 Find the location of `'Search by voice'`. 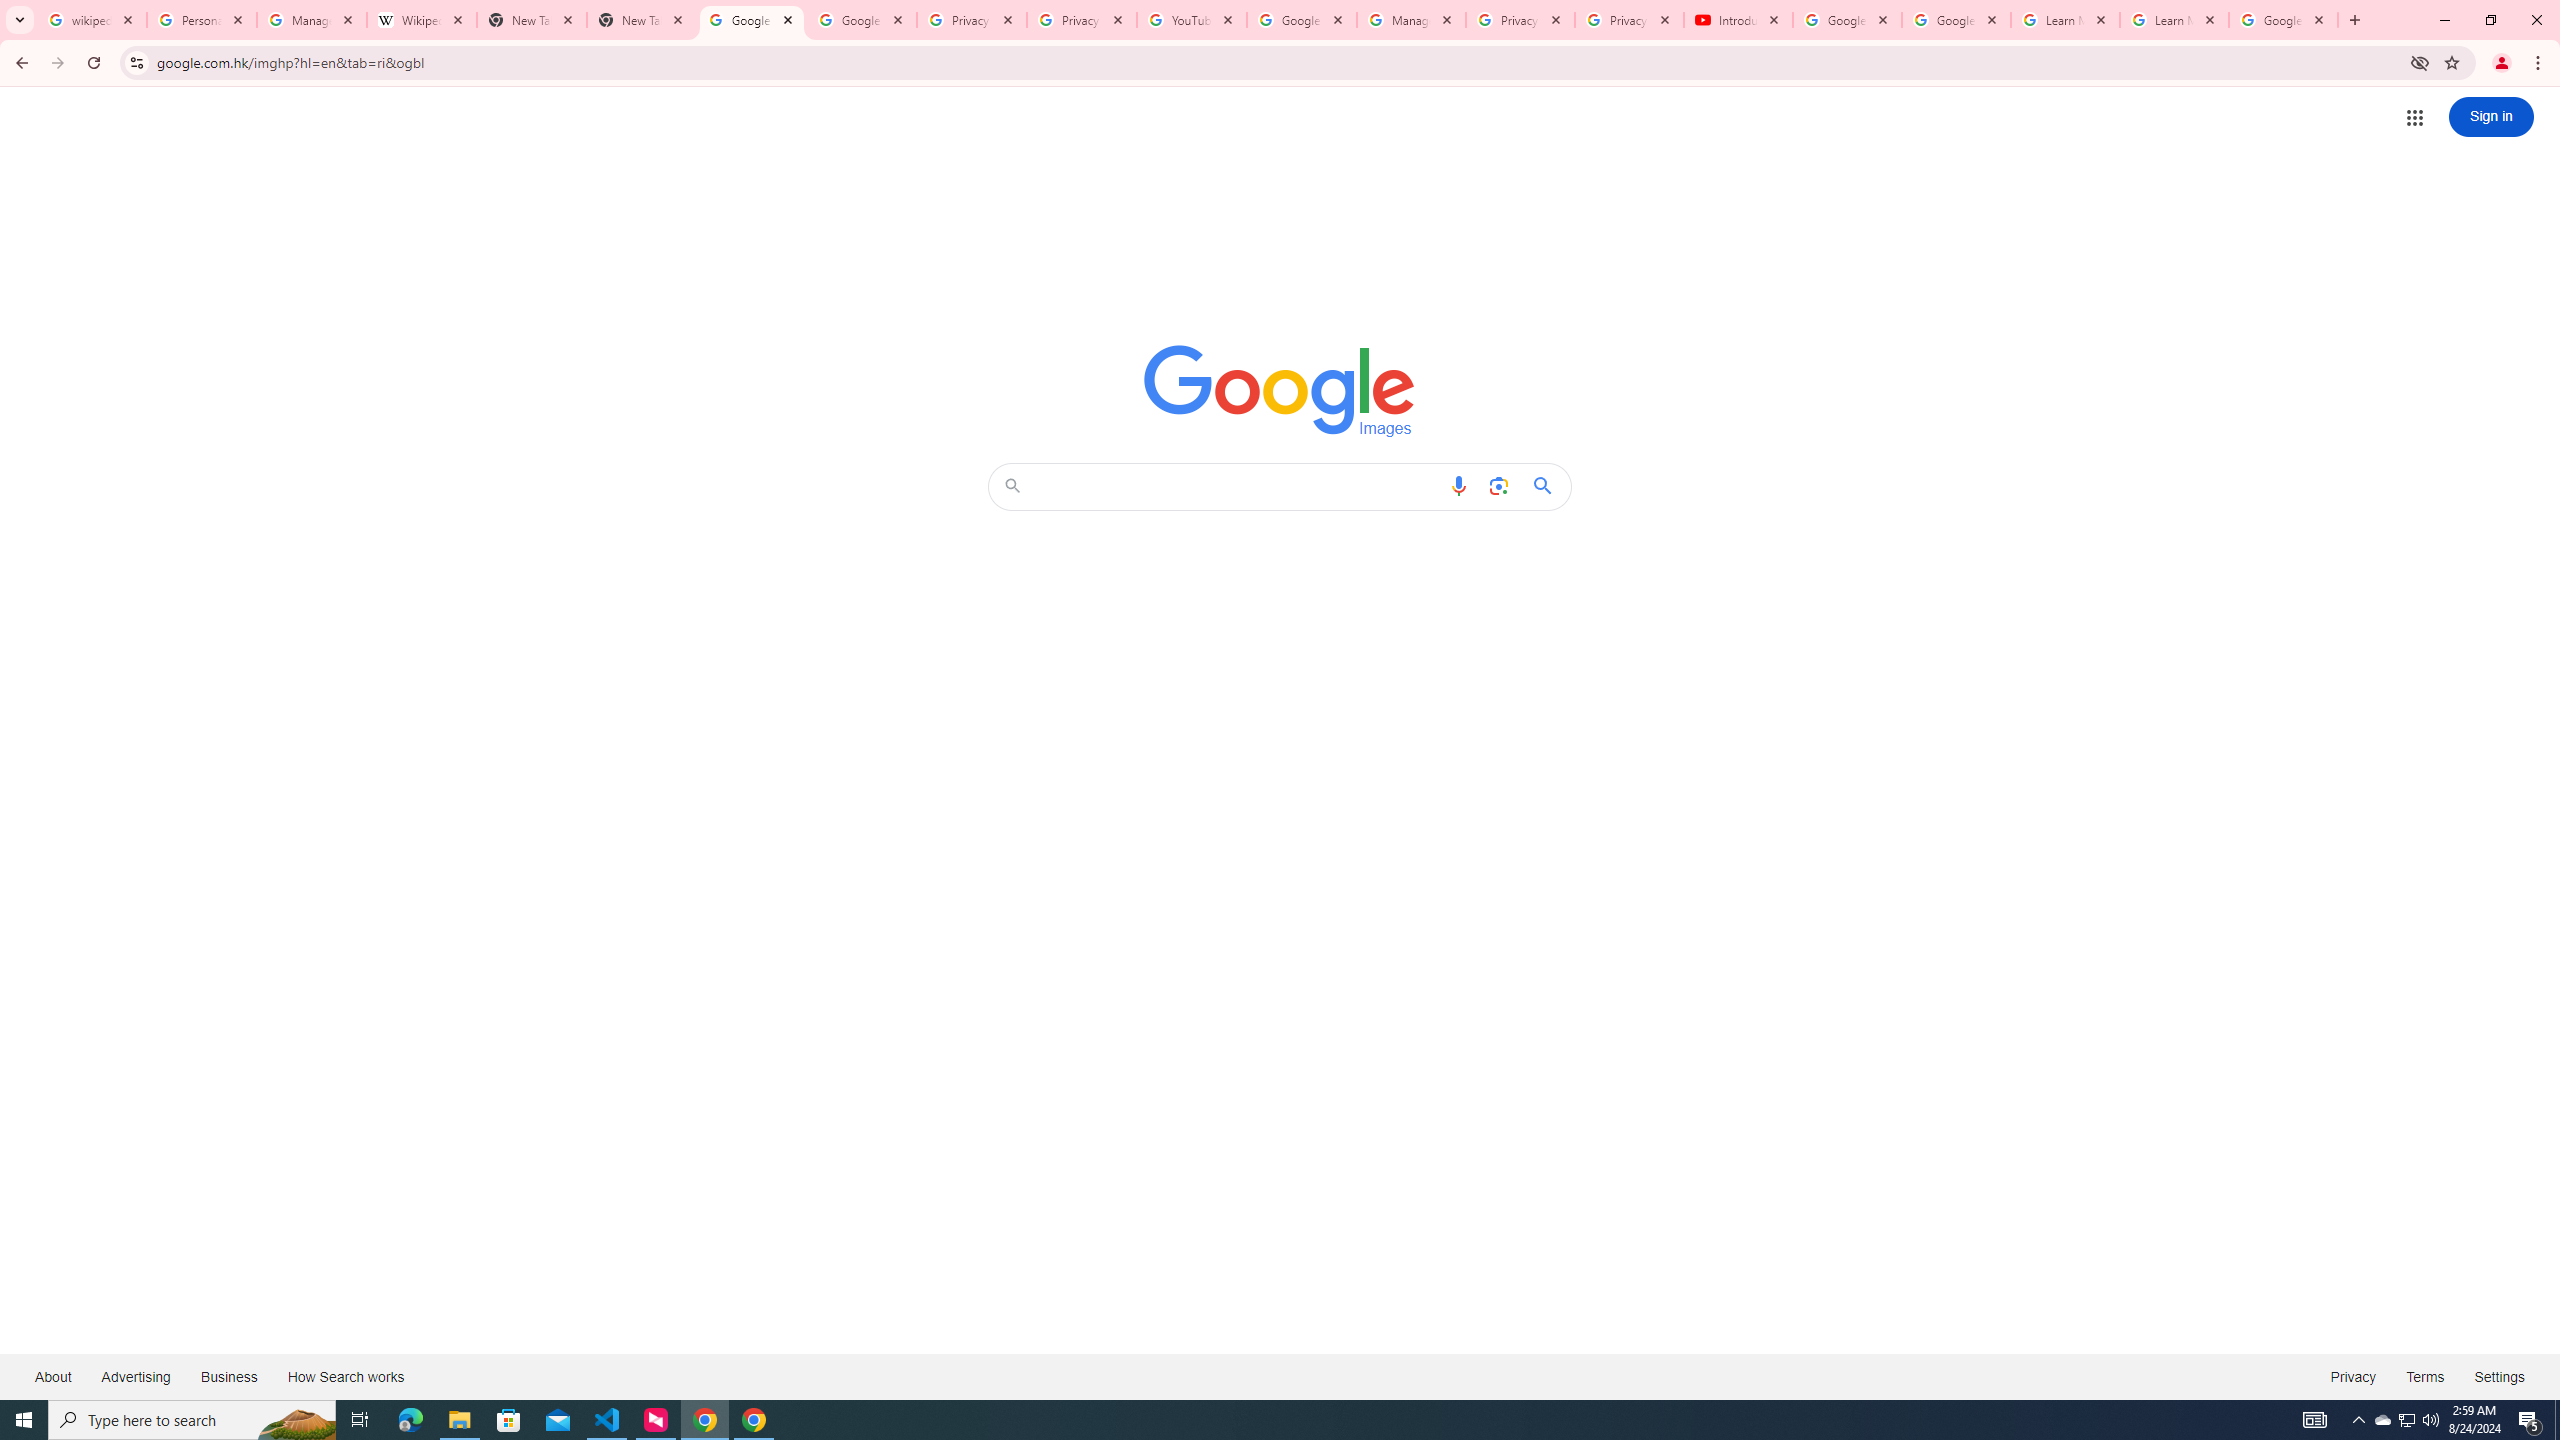

'Search by voice' is located at coordinates (1459, 486).